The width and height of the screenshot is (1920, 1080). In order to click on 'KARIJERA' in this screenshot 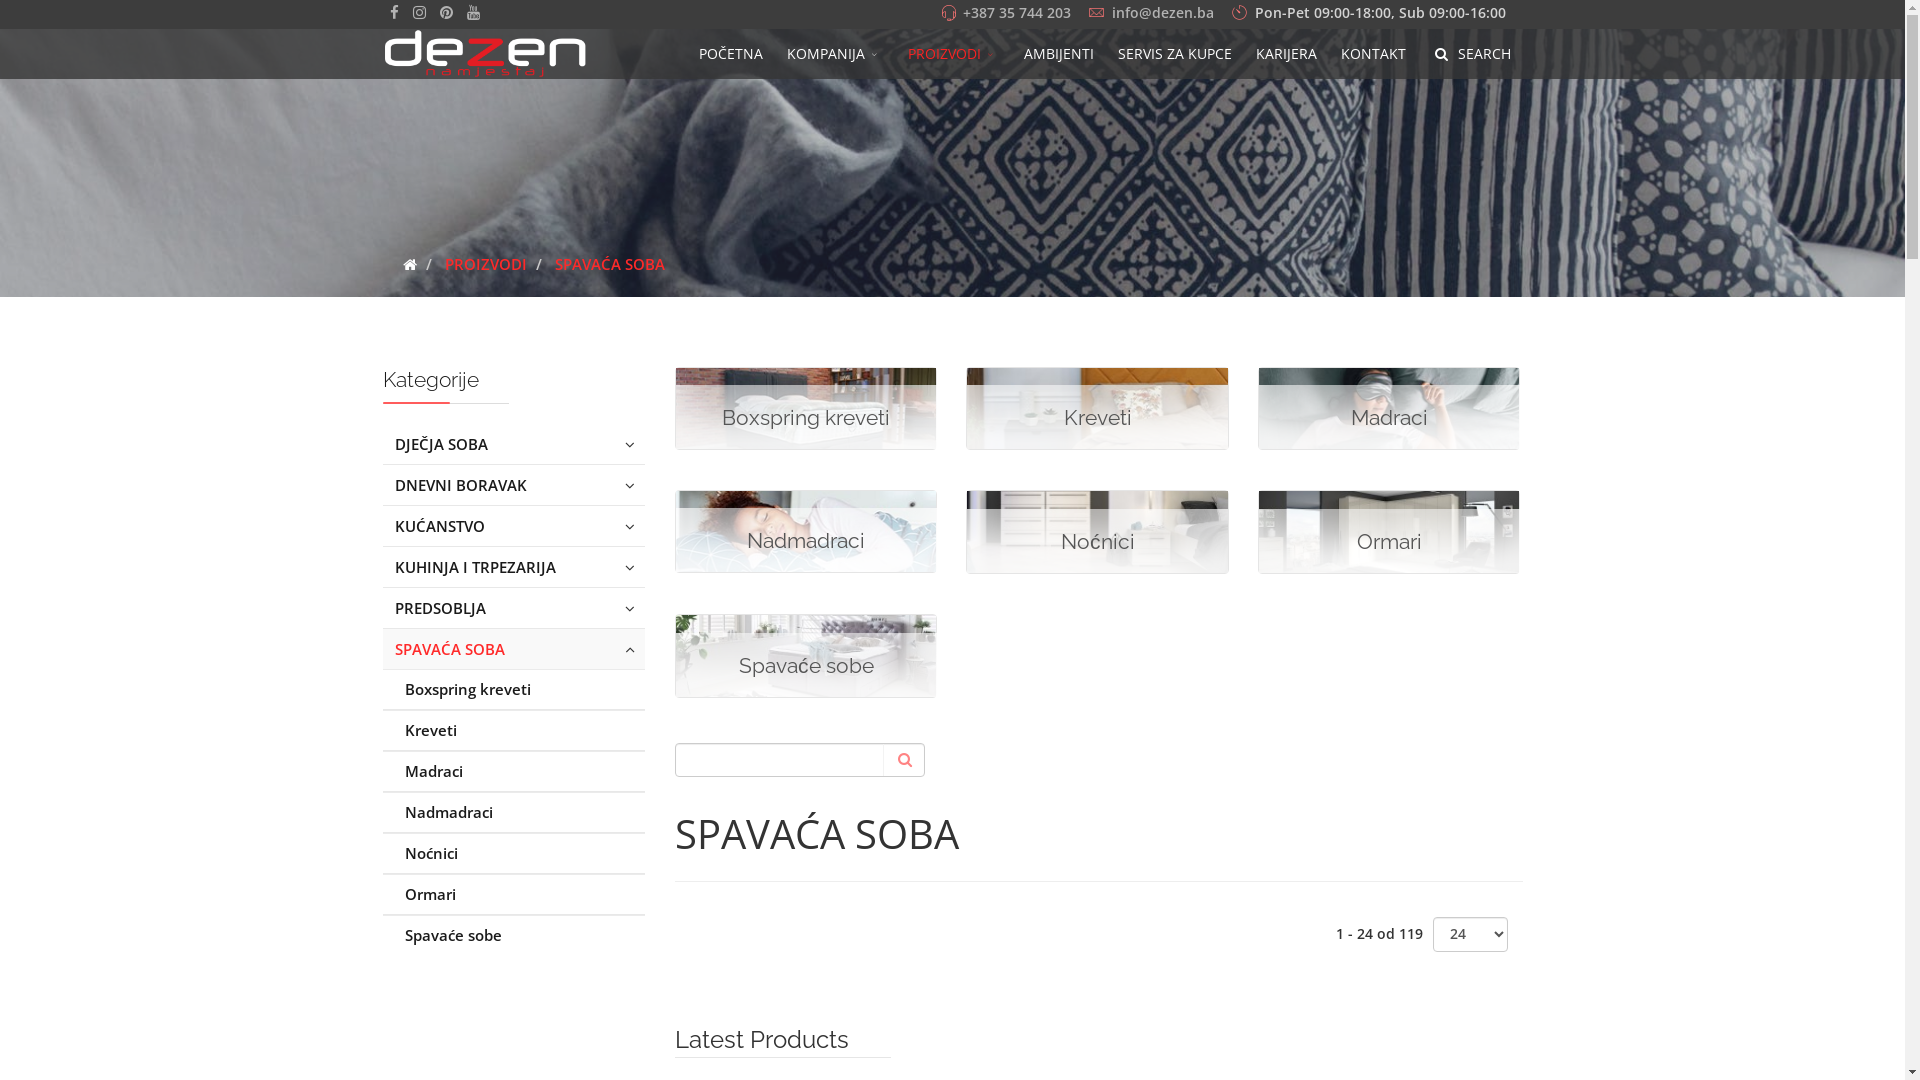, I will do `click(1286, 53)`.